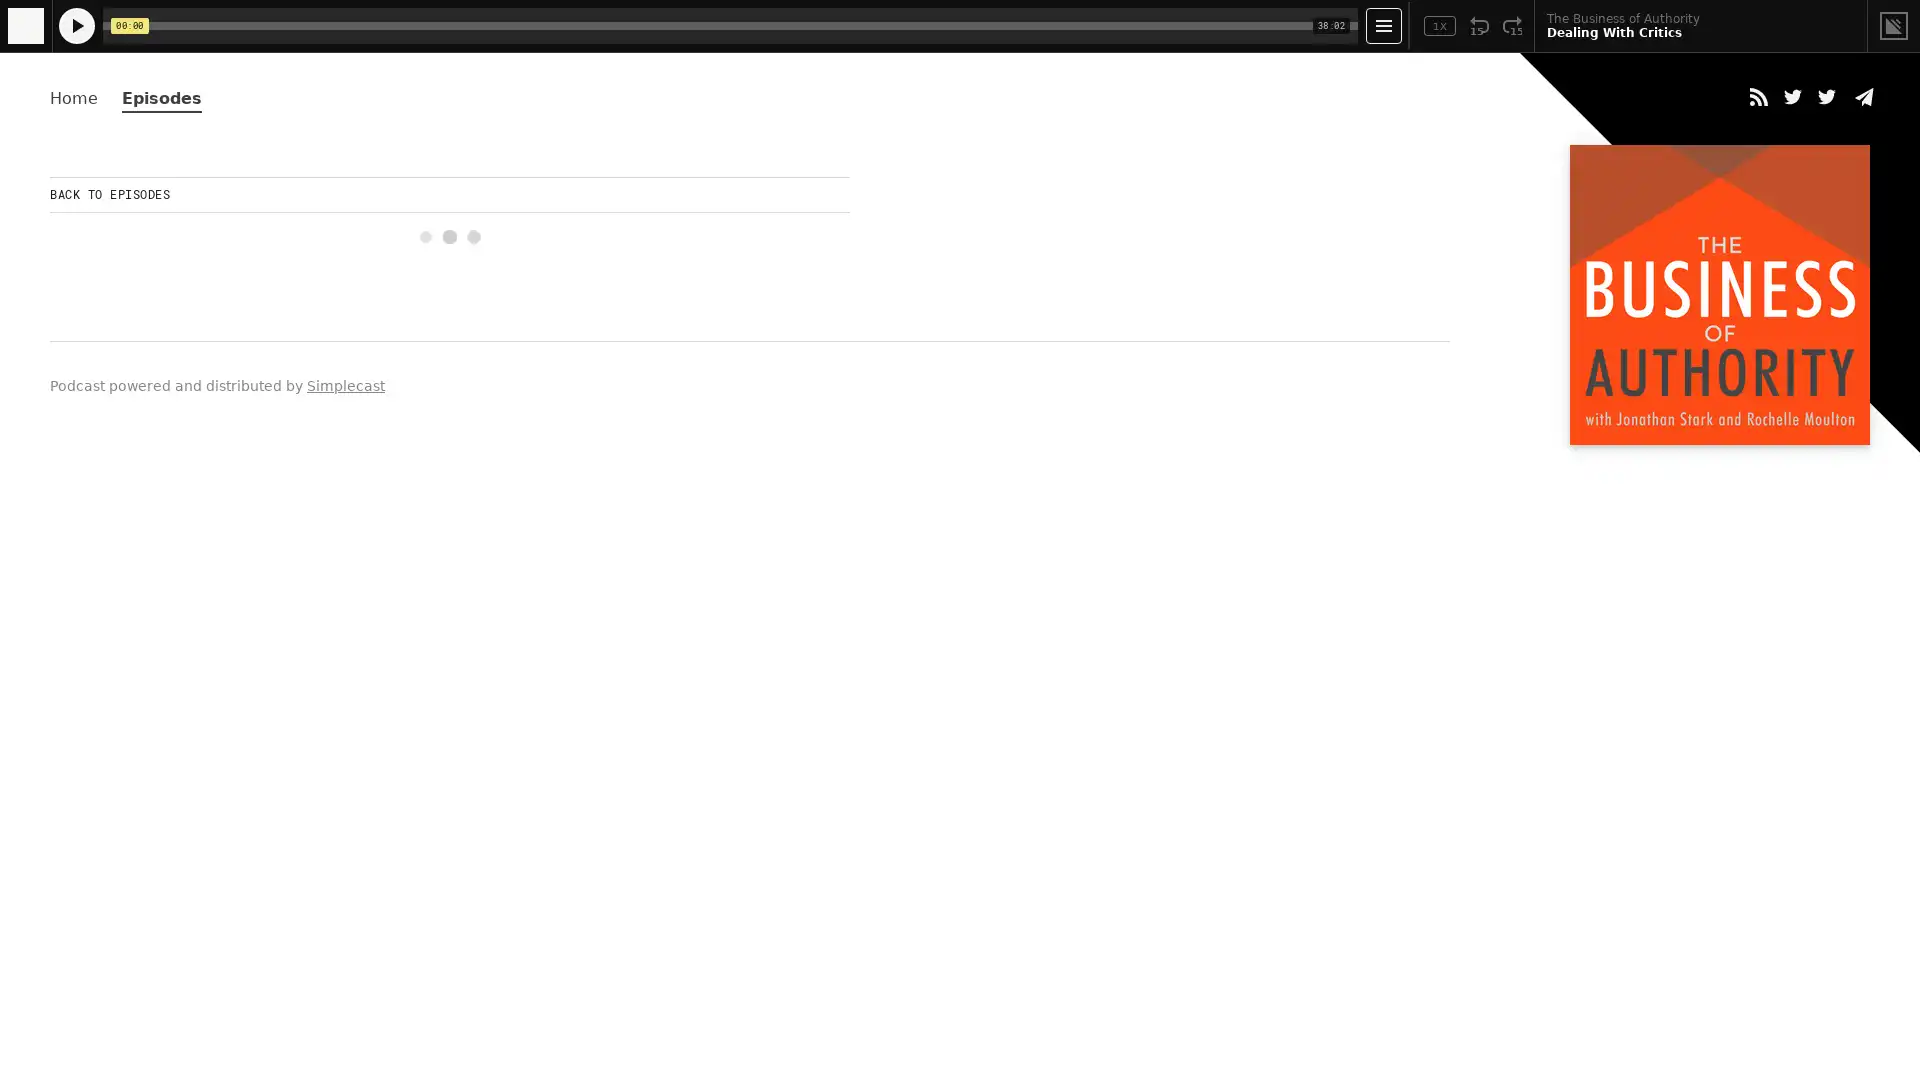  Describe the element at coordinates (1479, 26) in the screenshot. I see `Rewind 15 Seconds` at that location.